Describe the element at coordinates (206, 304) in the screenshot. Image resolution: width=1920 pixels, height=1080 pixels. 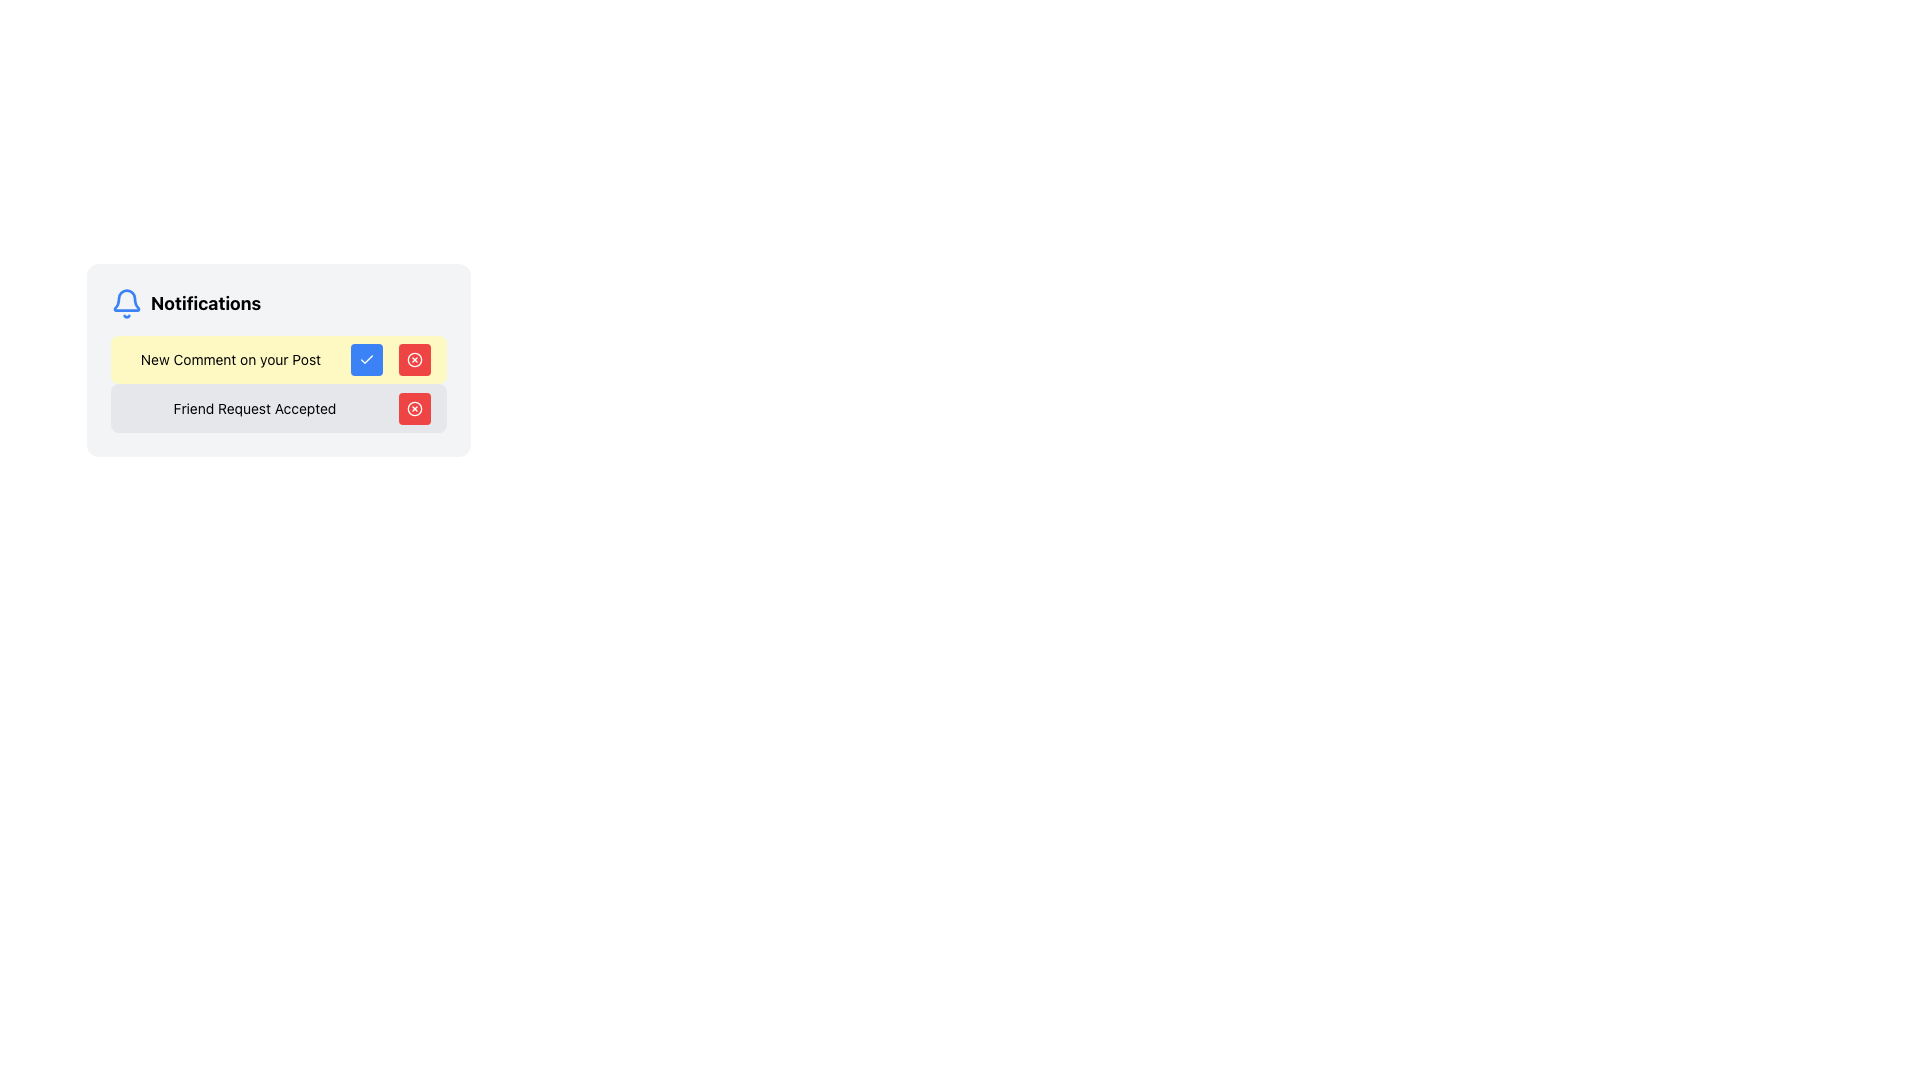
I see `the text label that serves as a header for the notification section, located to the right of the bell icon at the top of the notification panel` at that location.